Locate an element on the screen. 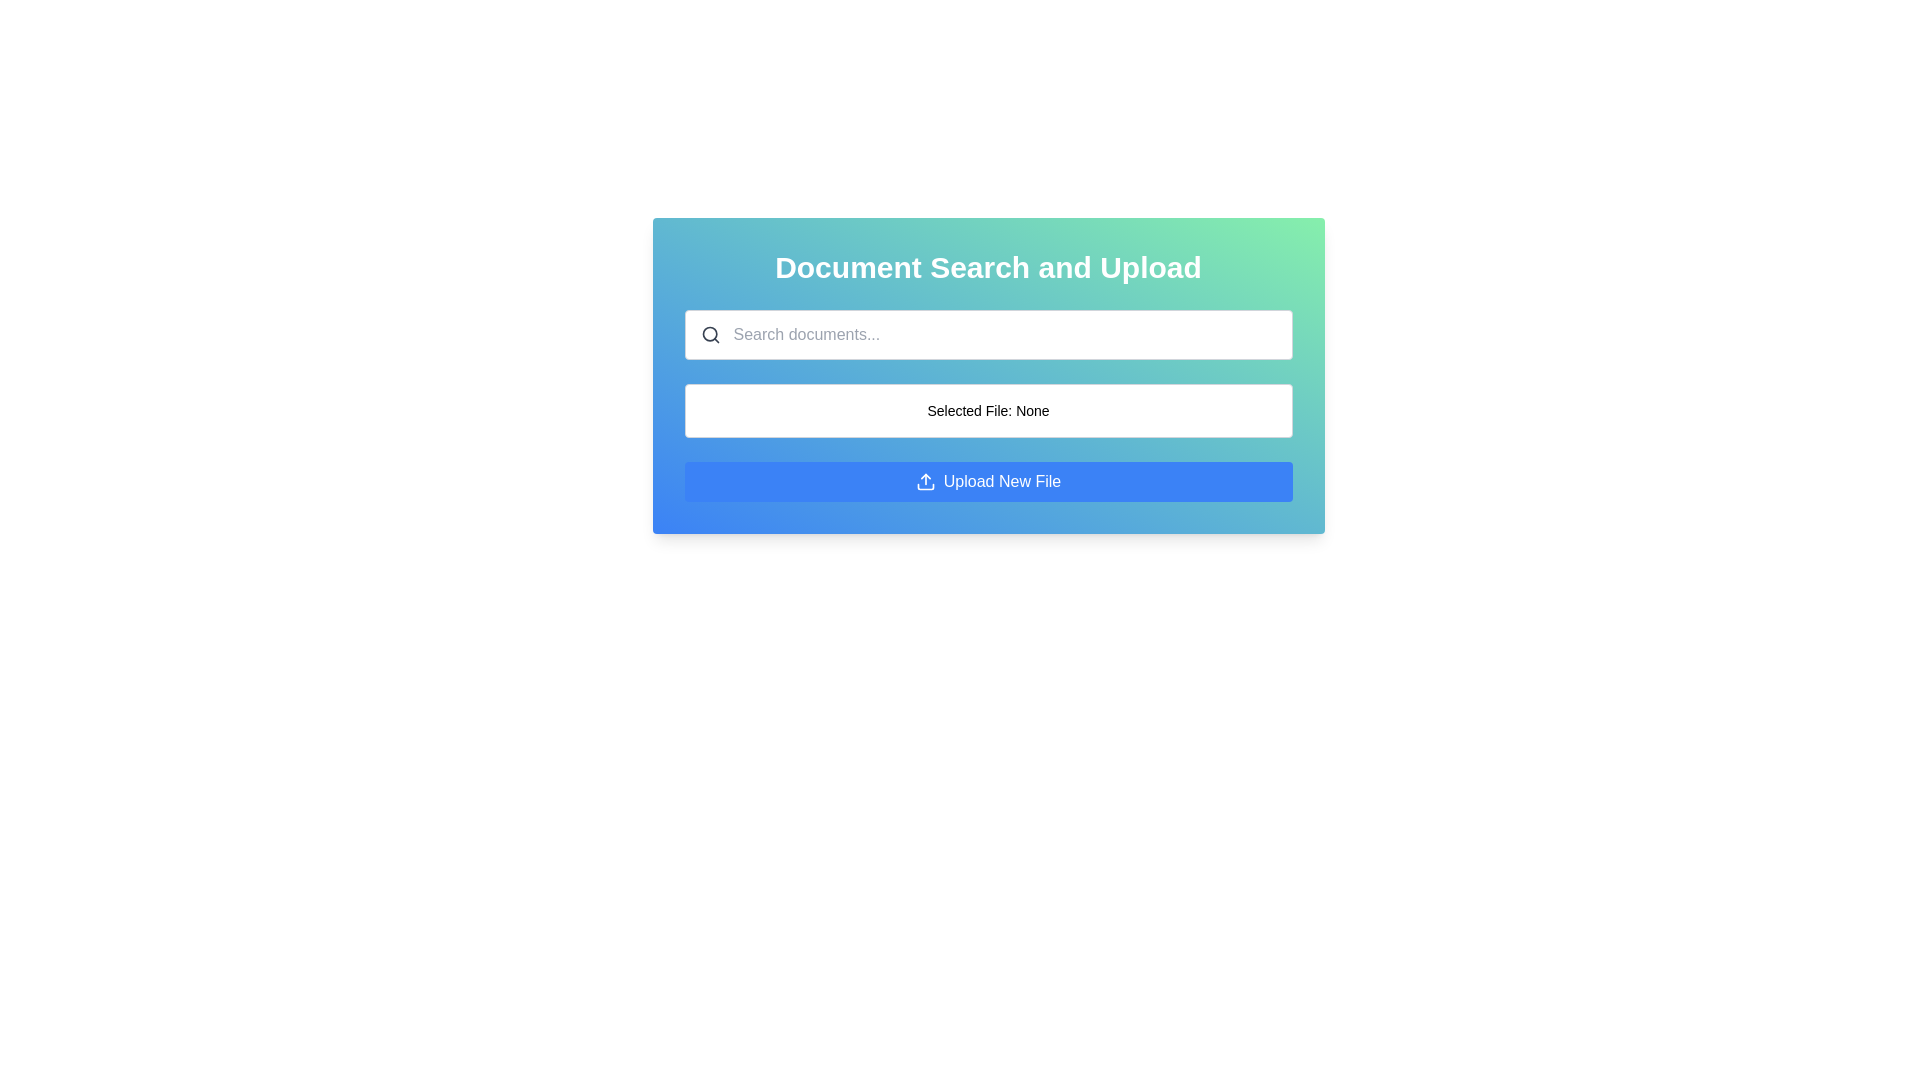  the magnifying glass icon located inside the search field, positioned to the left of the placeholder text 'Search documents...' is located at coordinates (710, 334).